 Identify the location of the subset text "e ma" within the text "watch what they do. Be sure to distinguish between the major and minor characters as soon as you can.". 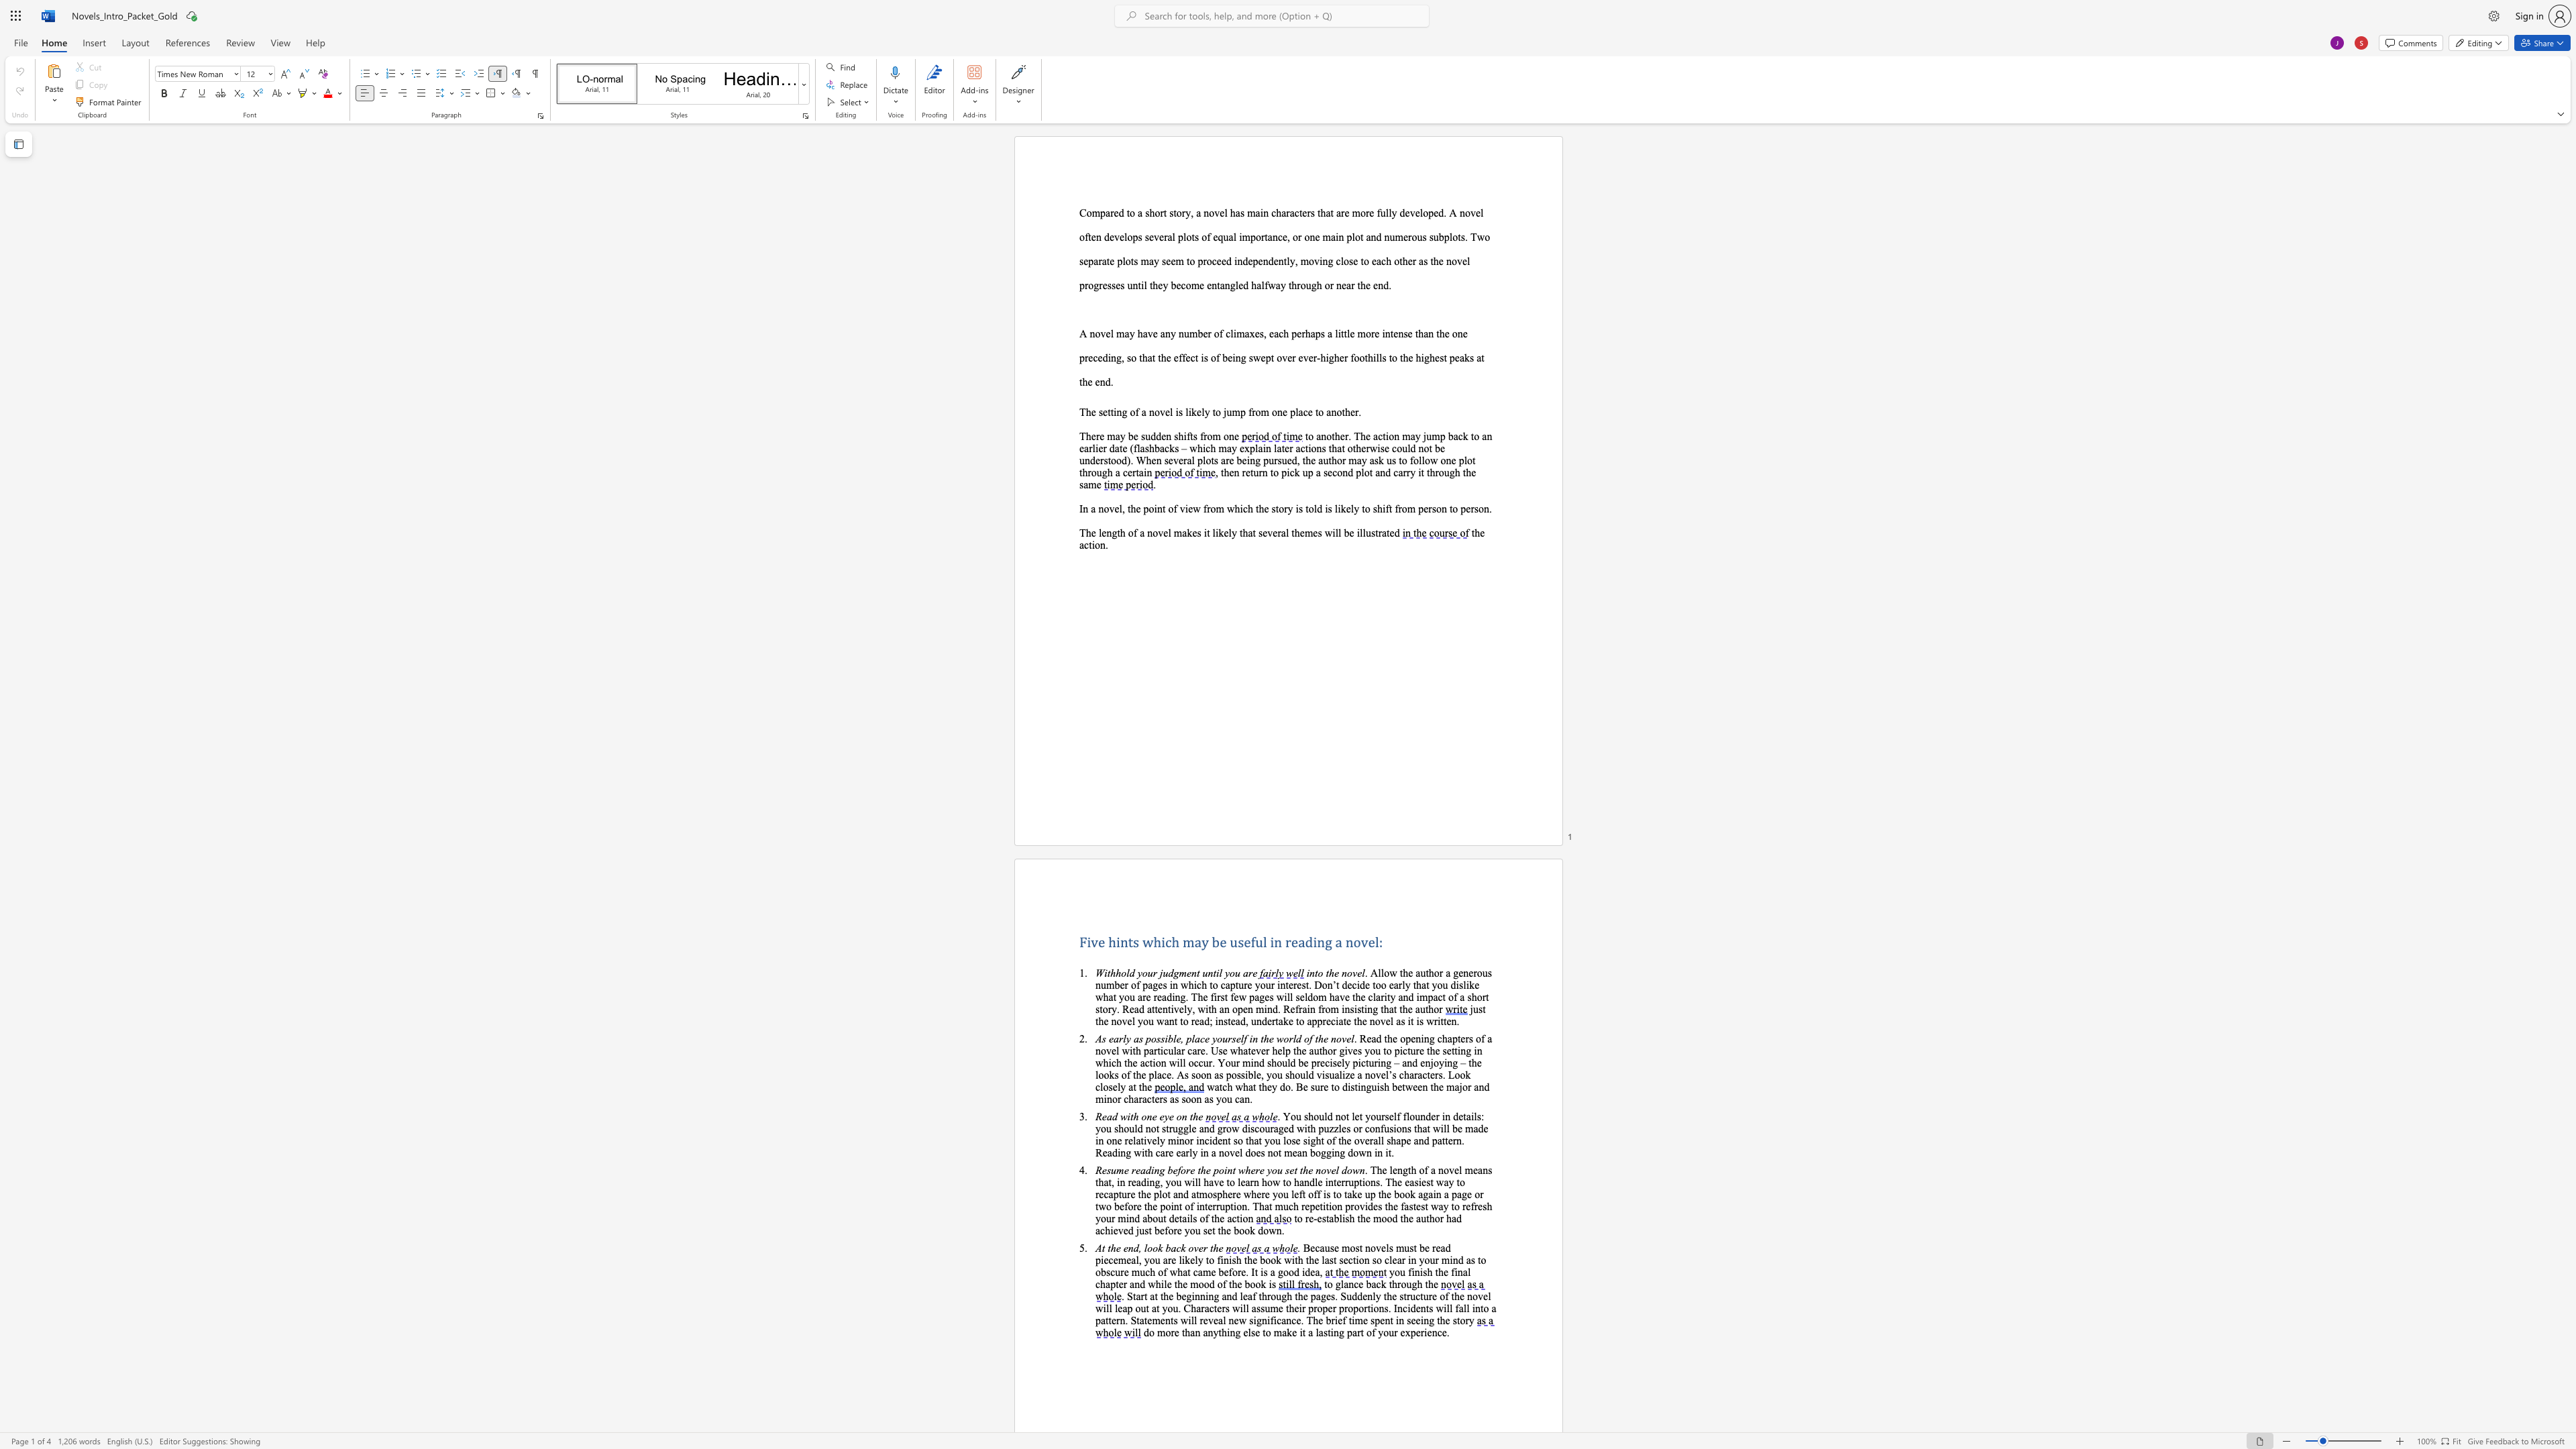
(1439, 1087).